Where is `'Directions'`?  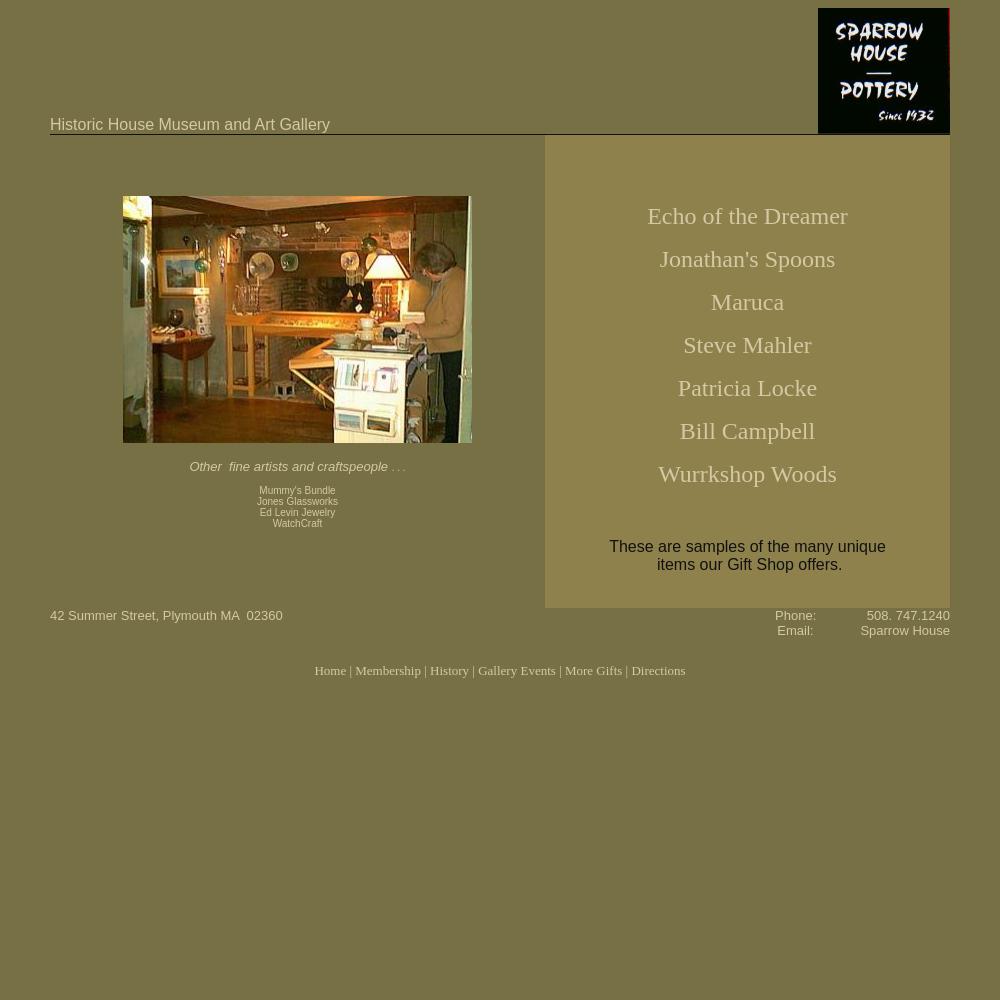
'Directions' is located at coordinates (658, 670).